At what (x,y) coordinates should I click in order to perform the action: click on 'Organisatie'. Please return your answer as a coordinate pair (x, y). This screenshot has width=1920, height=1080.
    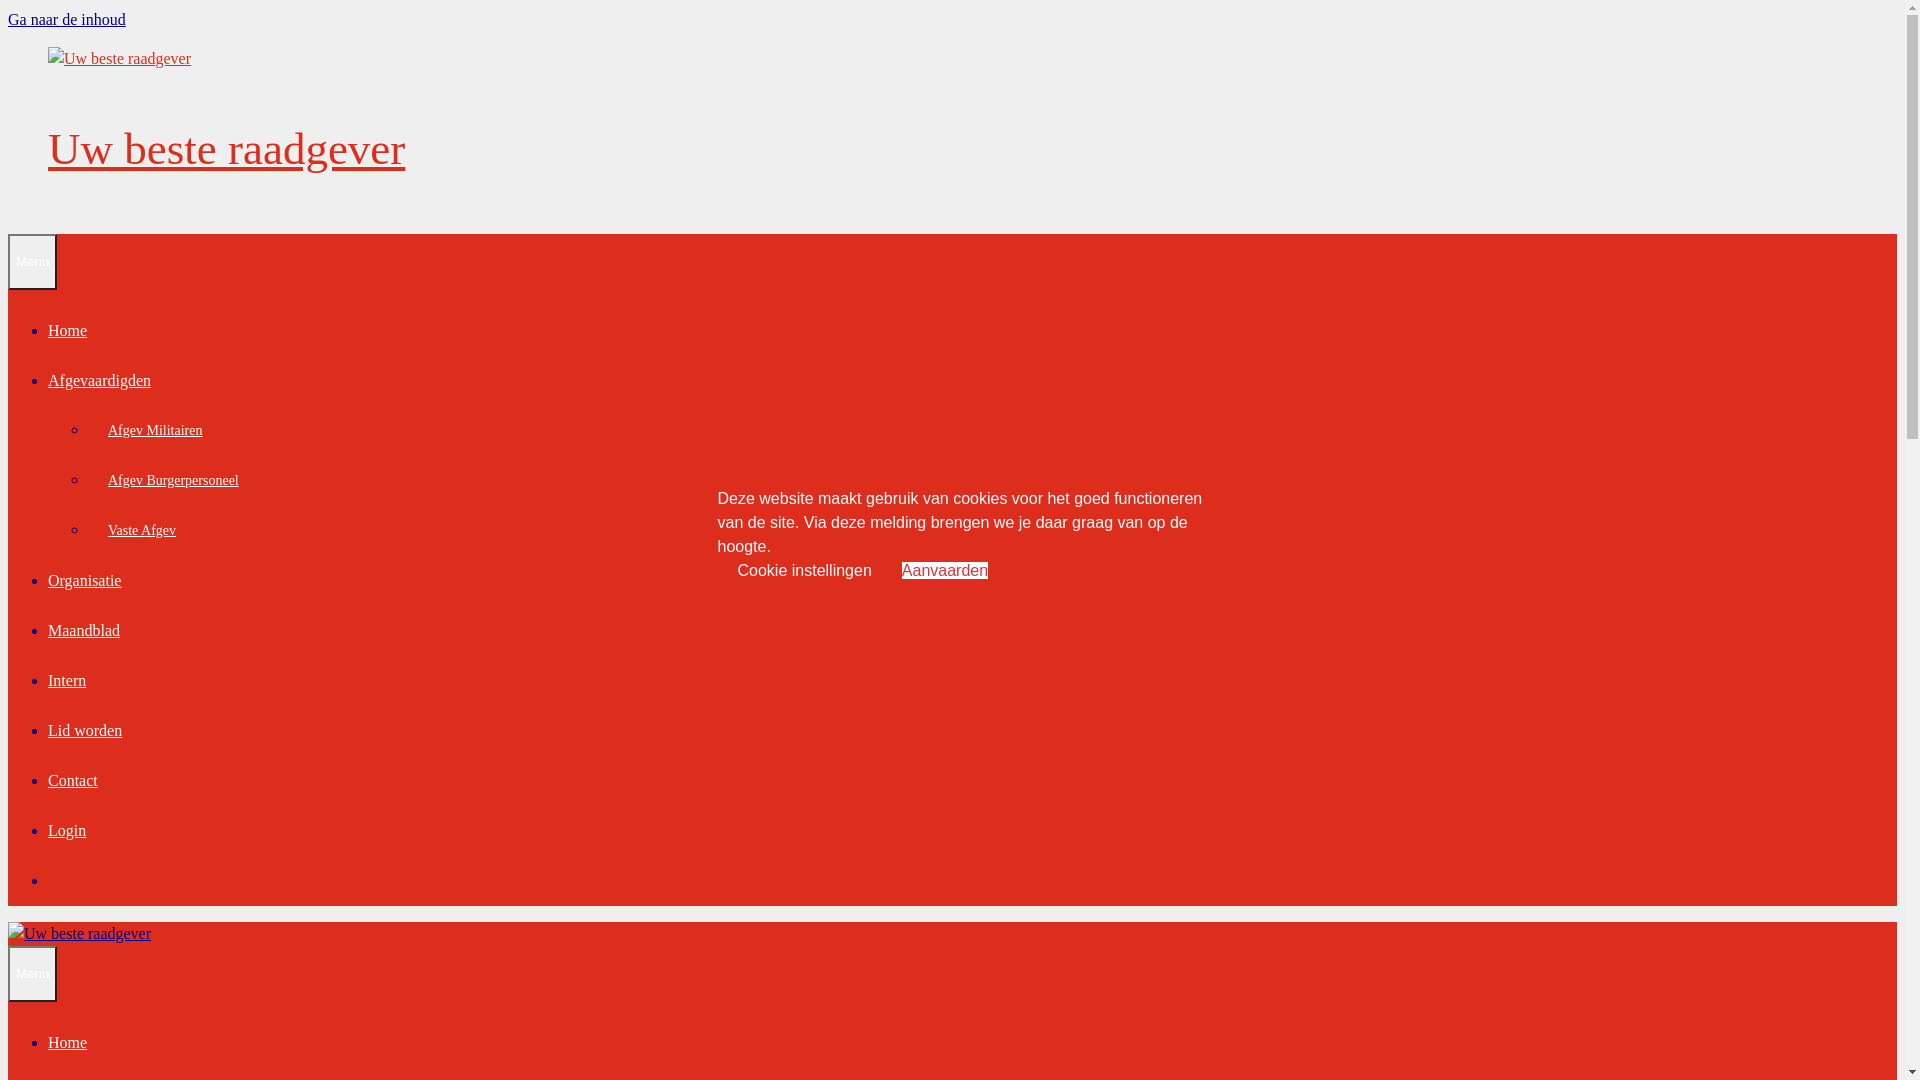
    Looking at the image, I should click on (48, 580).